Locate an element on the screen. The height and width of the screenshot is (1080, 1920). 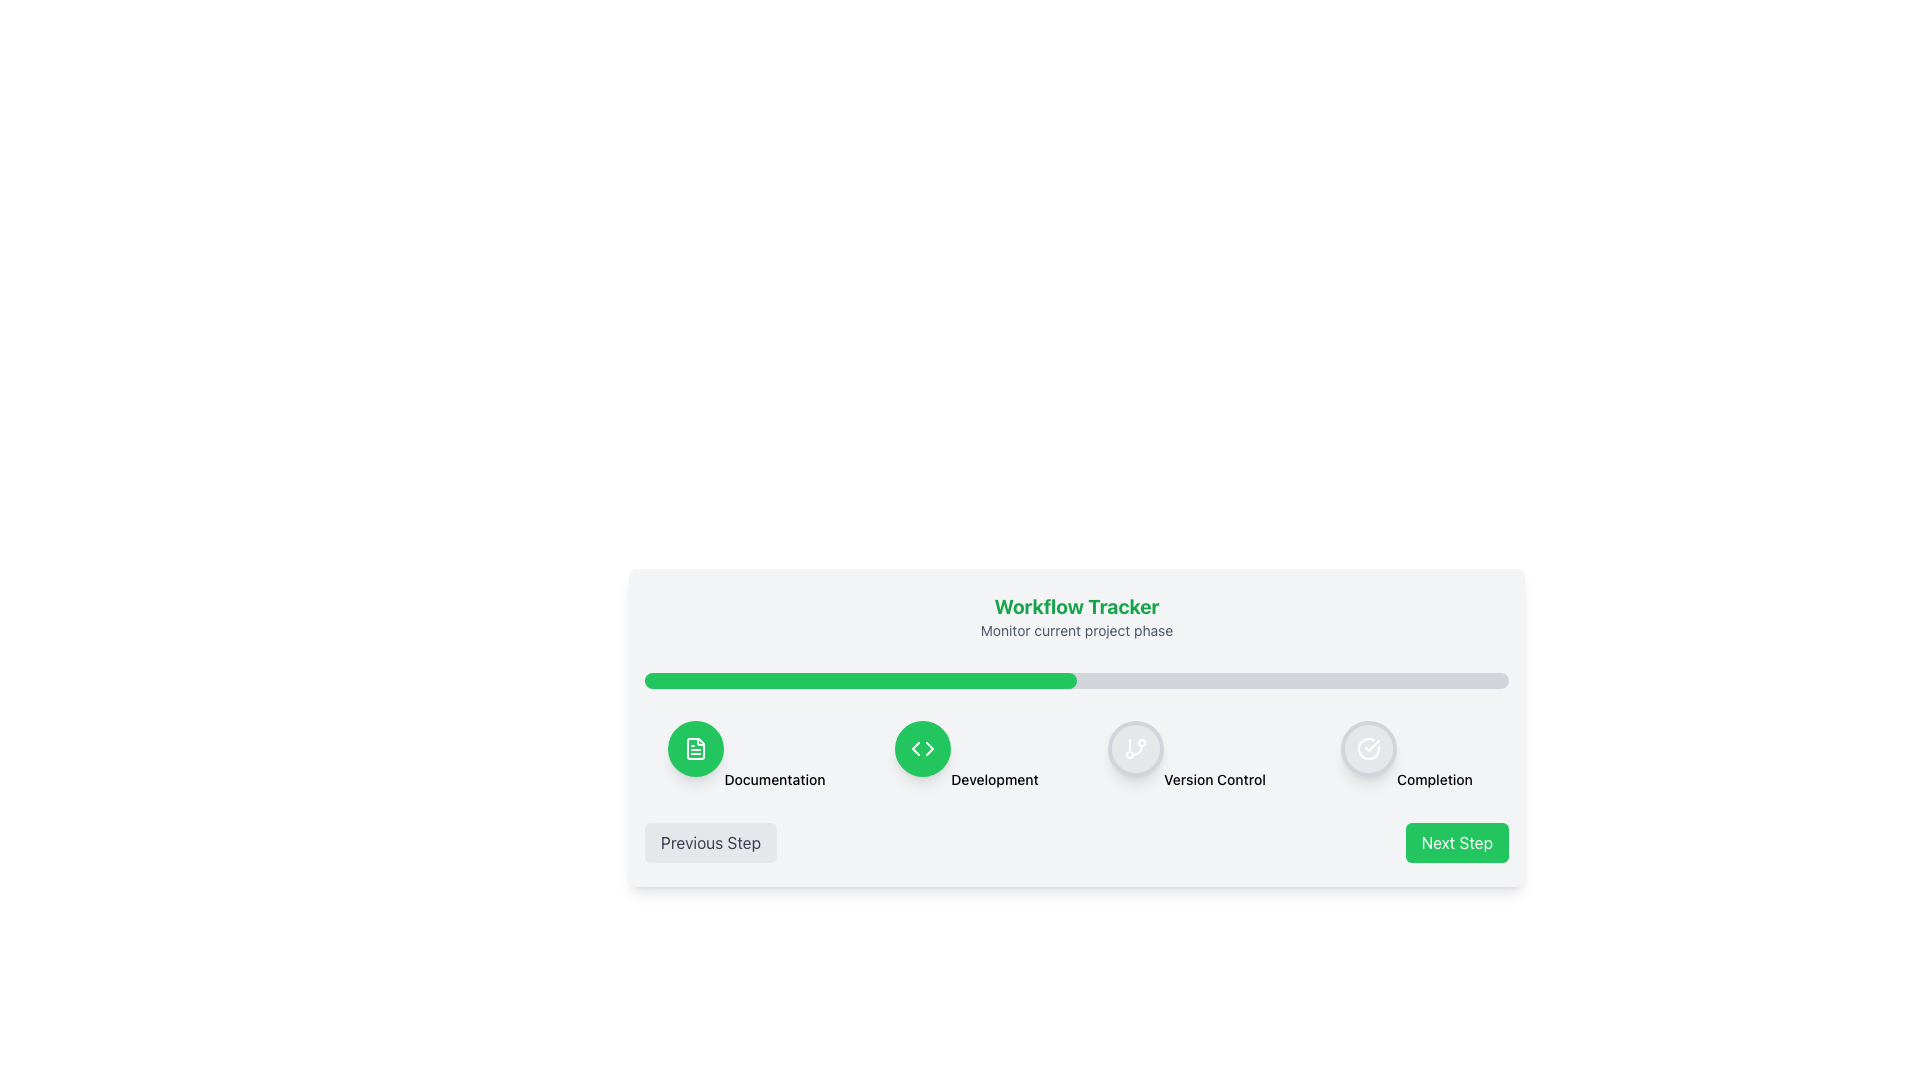
the text label 'Development', which is positioned centrally beneath the second step of the workflow indicator is located at coordinates (994, 778).